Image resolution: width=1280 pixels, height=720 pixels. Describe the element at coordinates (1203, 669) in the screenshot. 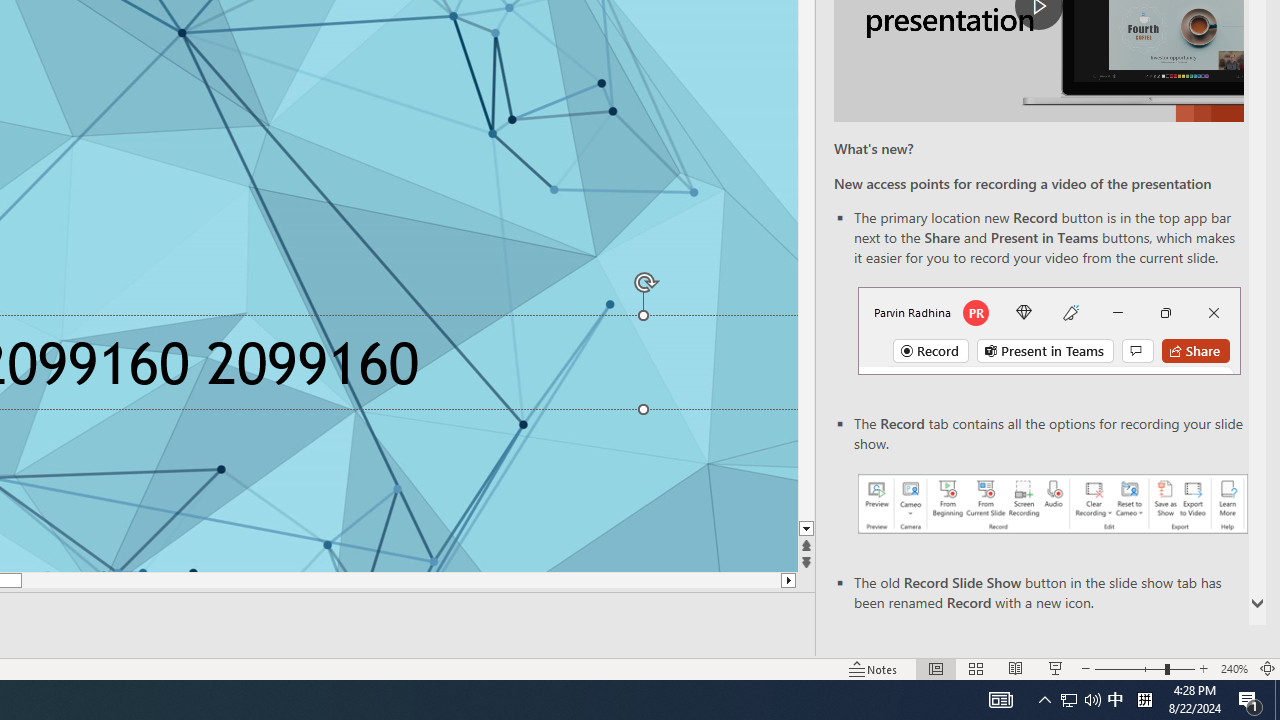

I see `'Zoom In'` at that location.